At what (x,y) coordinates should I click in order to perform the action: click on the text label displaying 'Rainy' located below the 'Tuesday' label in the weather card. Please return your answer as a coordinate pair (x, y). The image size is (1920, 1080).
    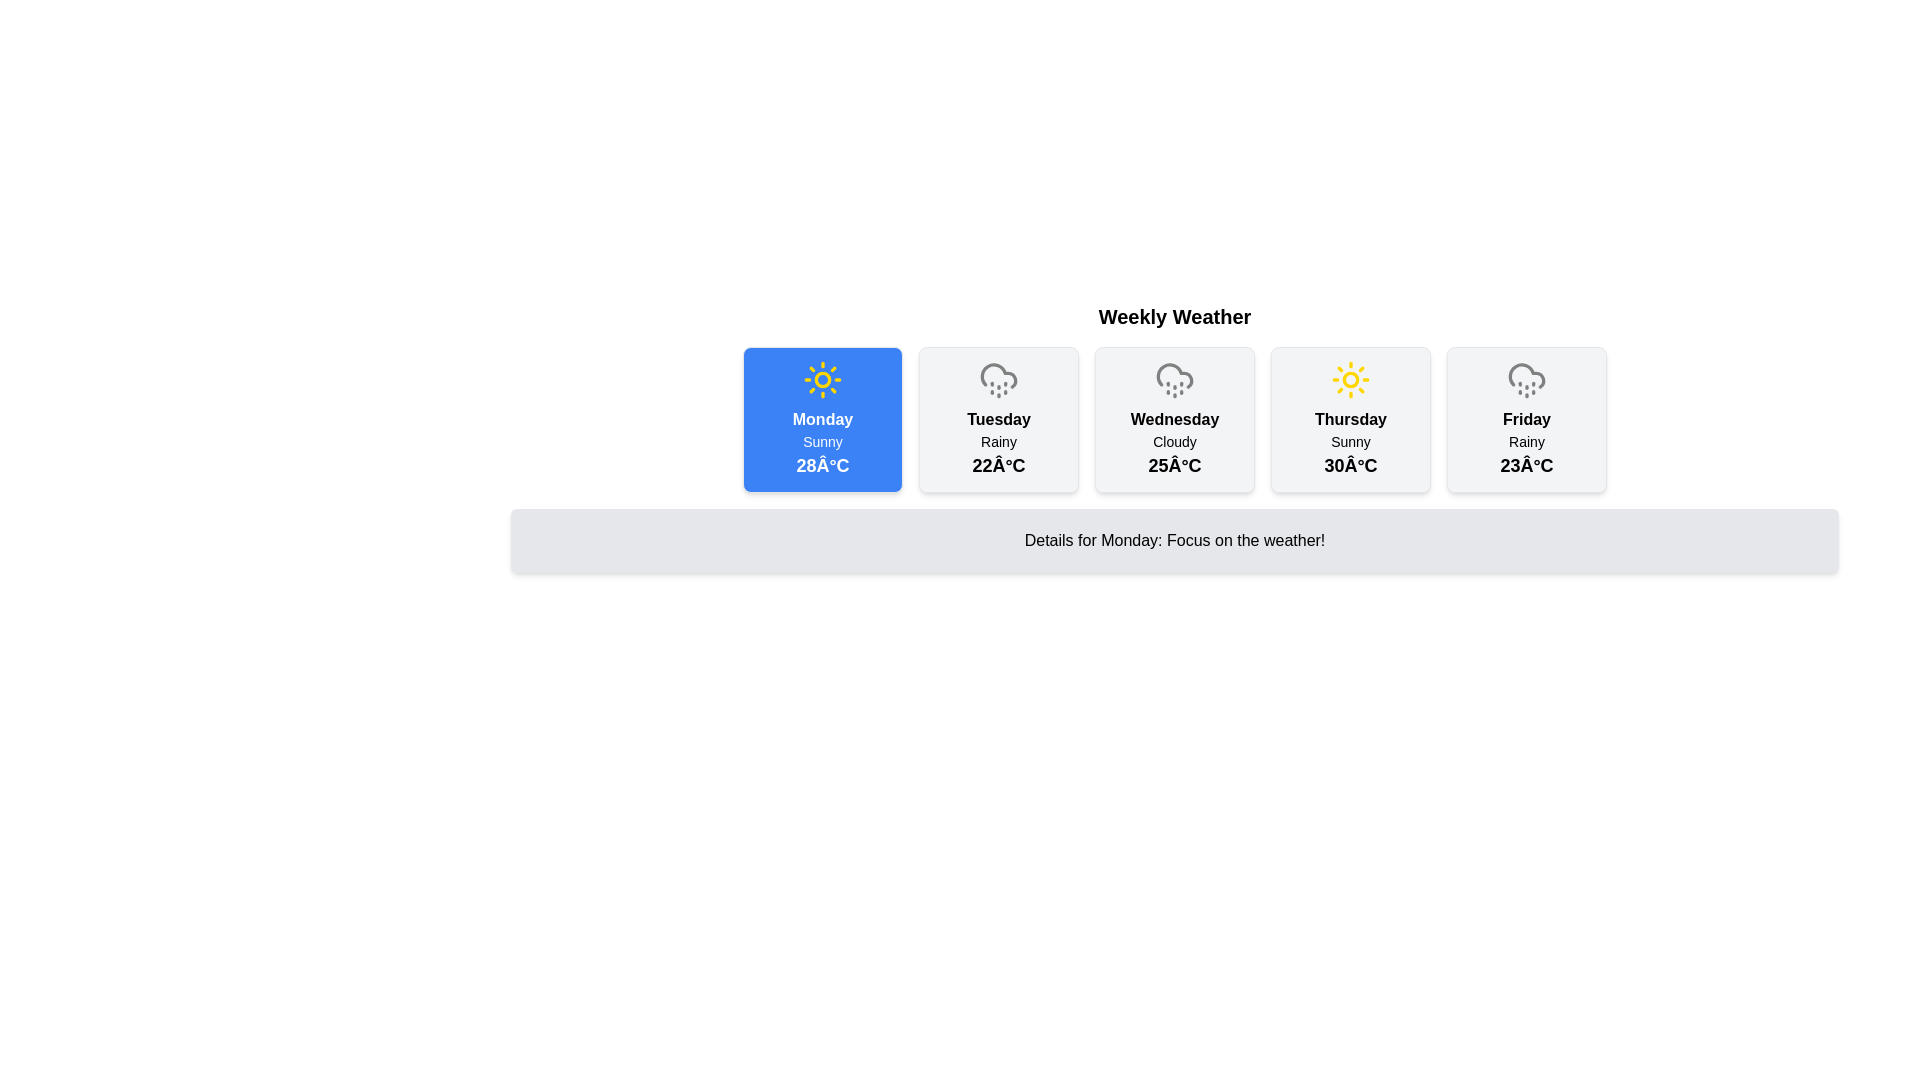
    Looking at the image, I should click on (998, 441).